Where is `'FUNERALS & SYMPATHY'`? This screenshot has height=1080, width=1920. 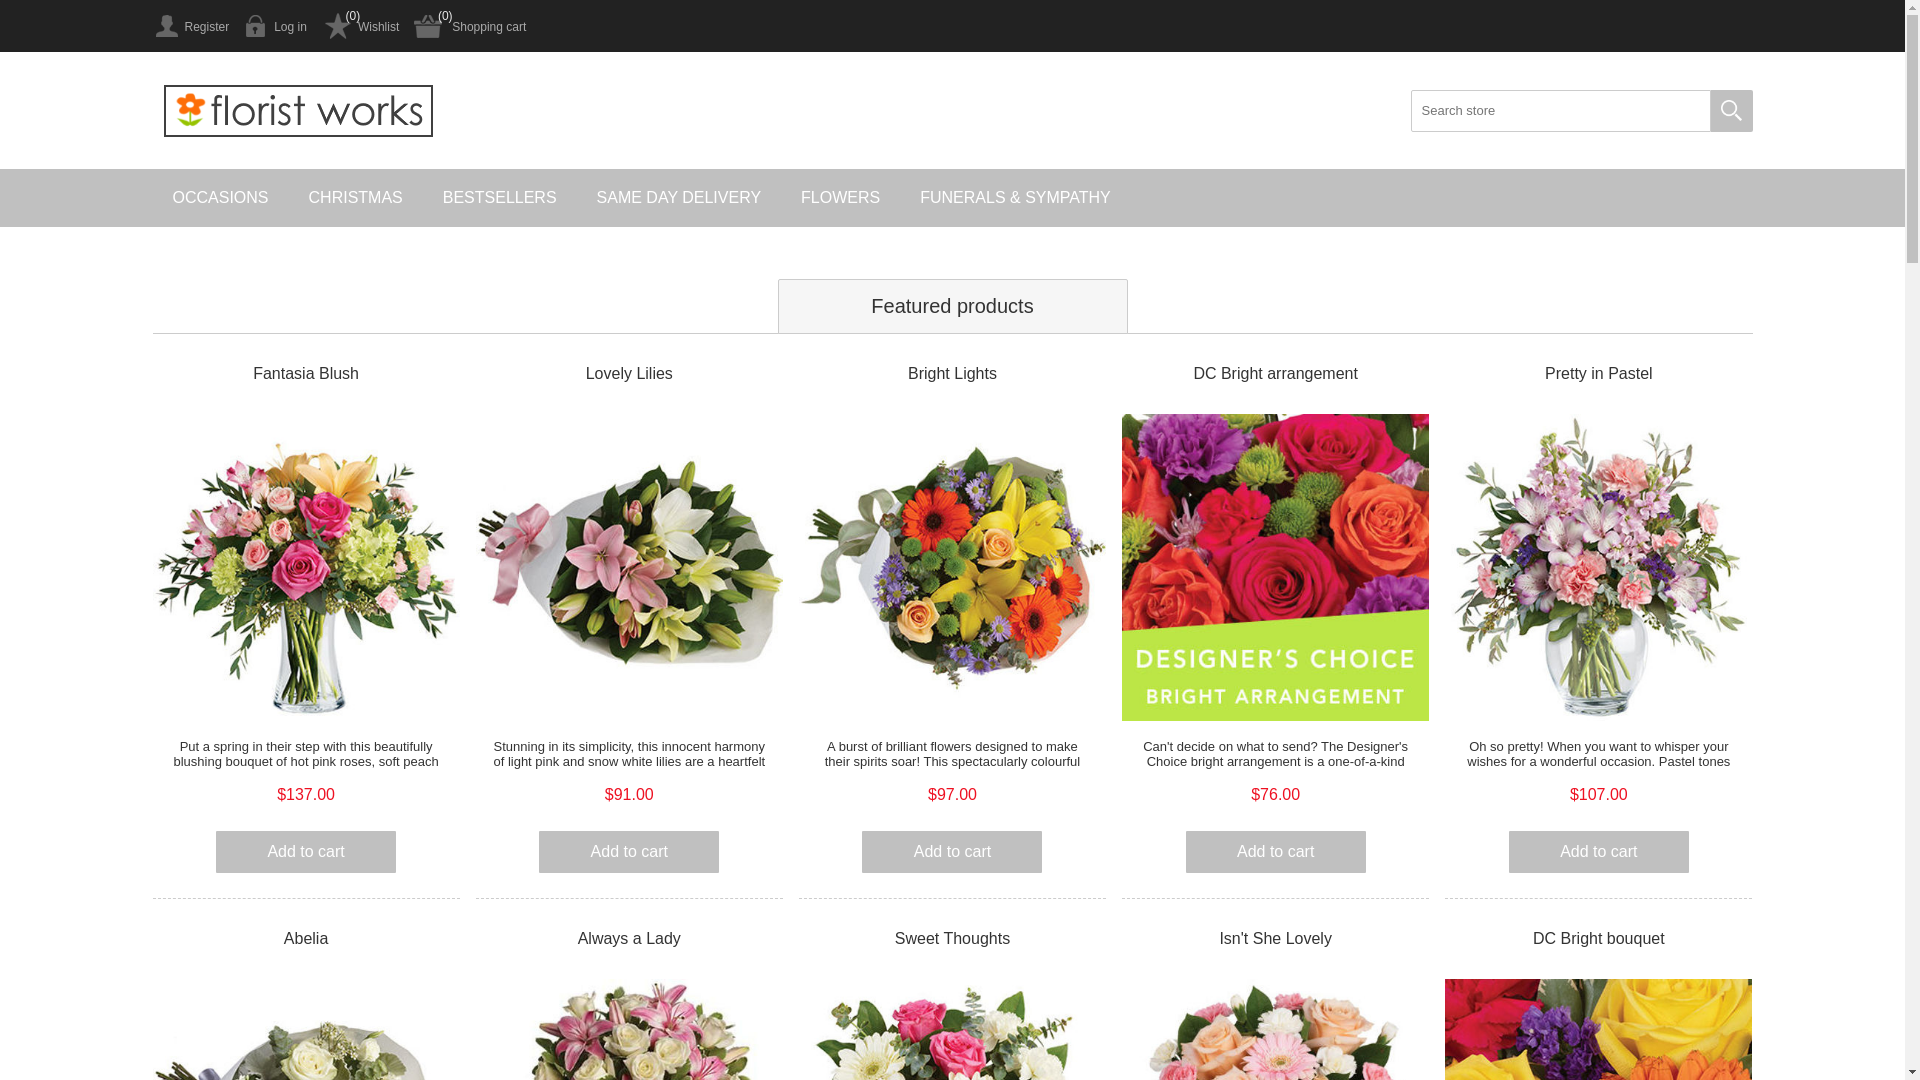 'FUNERALS & SYMPATHY' is located at coordinates (1015, 197).